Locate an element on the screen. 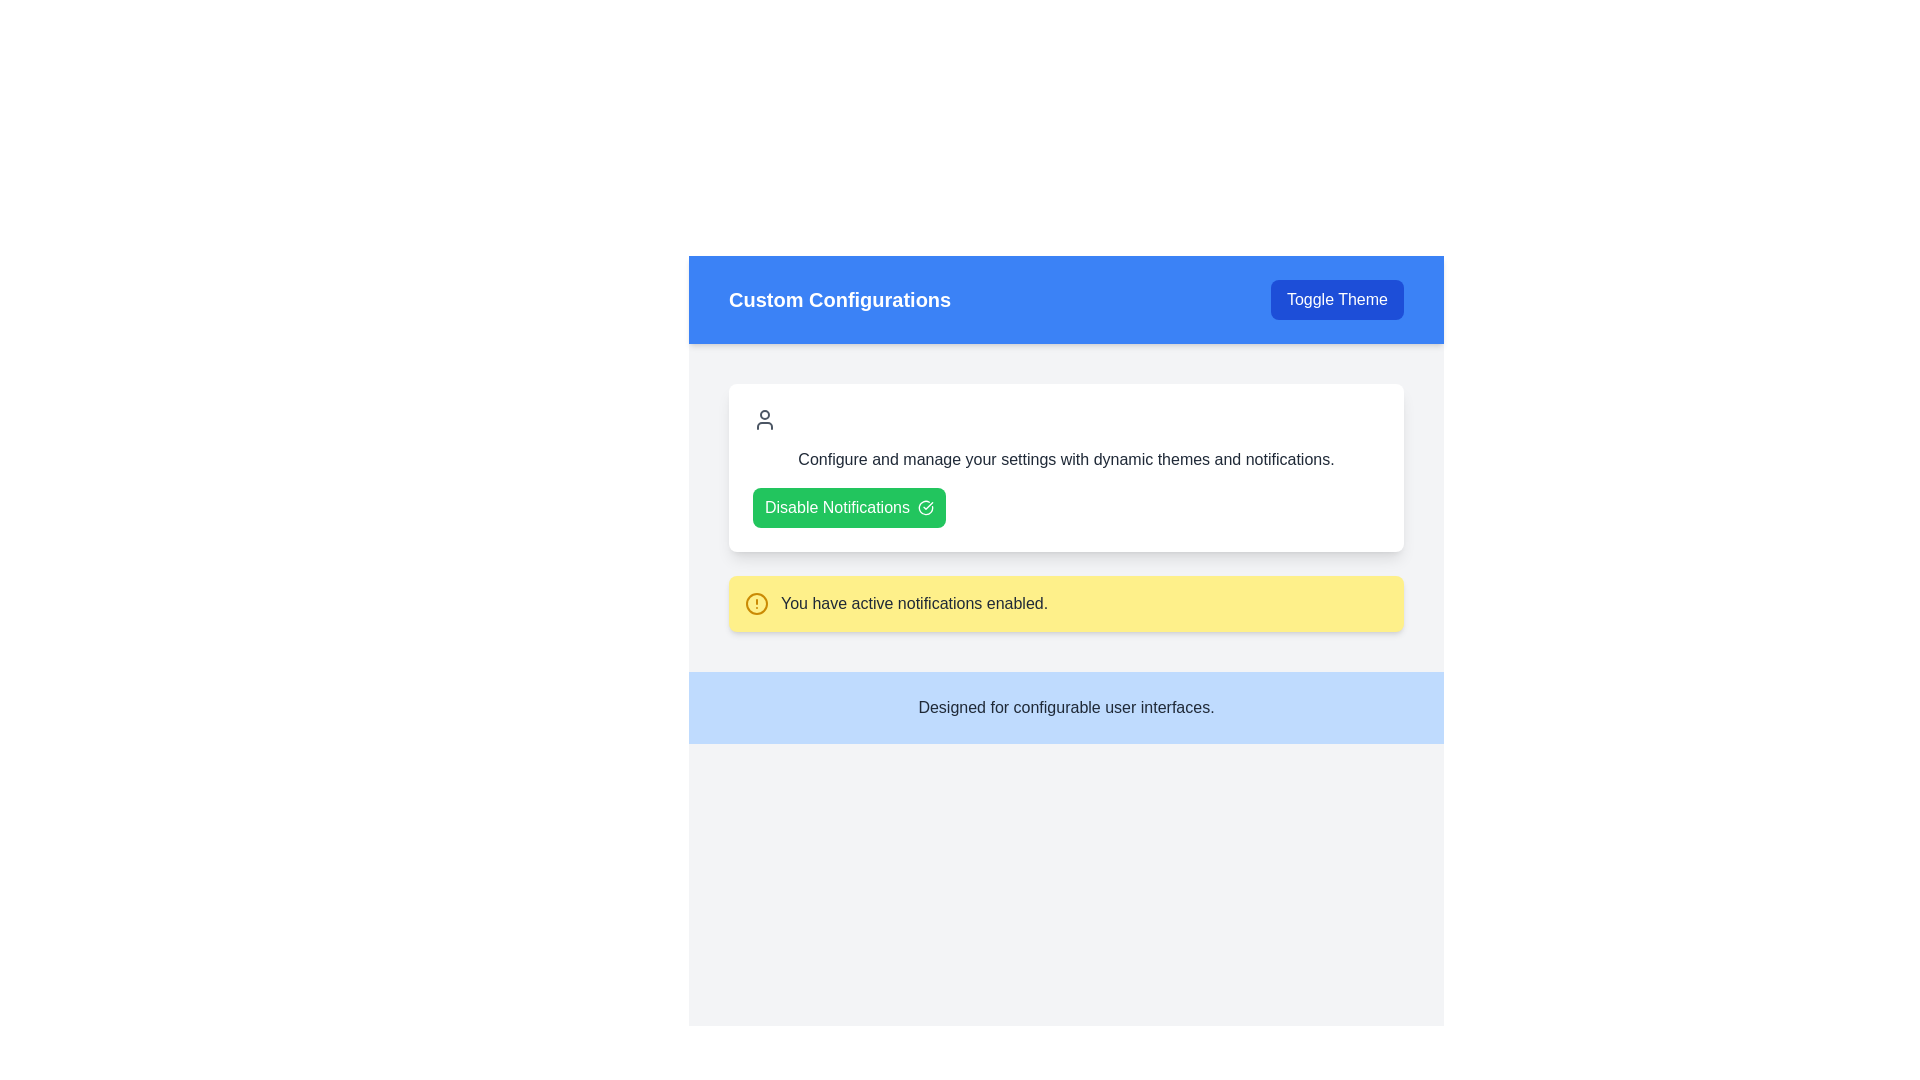  the user profile icon located at the top-left corner of the white card that contains text descriptions and a button, above the text 'Configure and manage your settings with dynamic themes and notifications.' is located at coordinates (763, 419).